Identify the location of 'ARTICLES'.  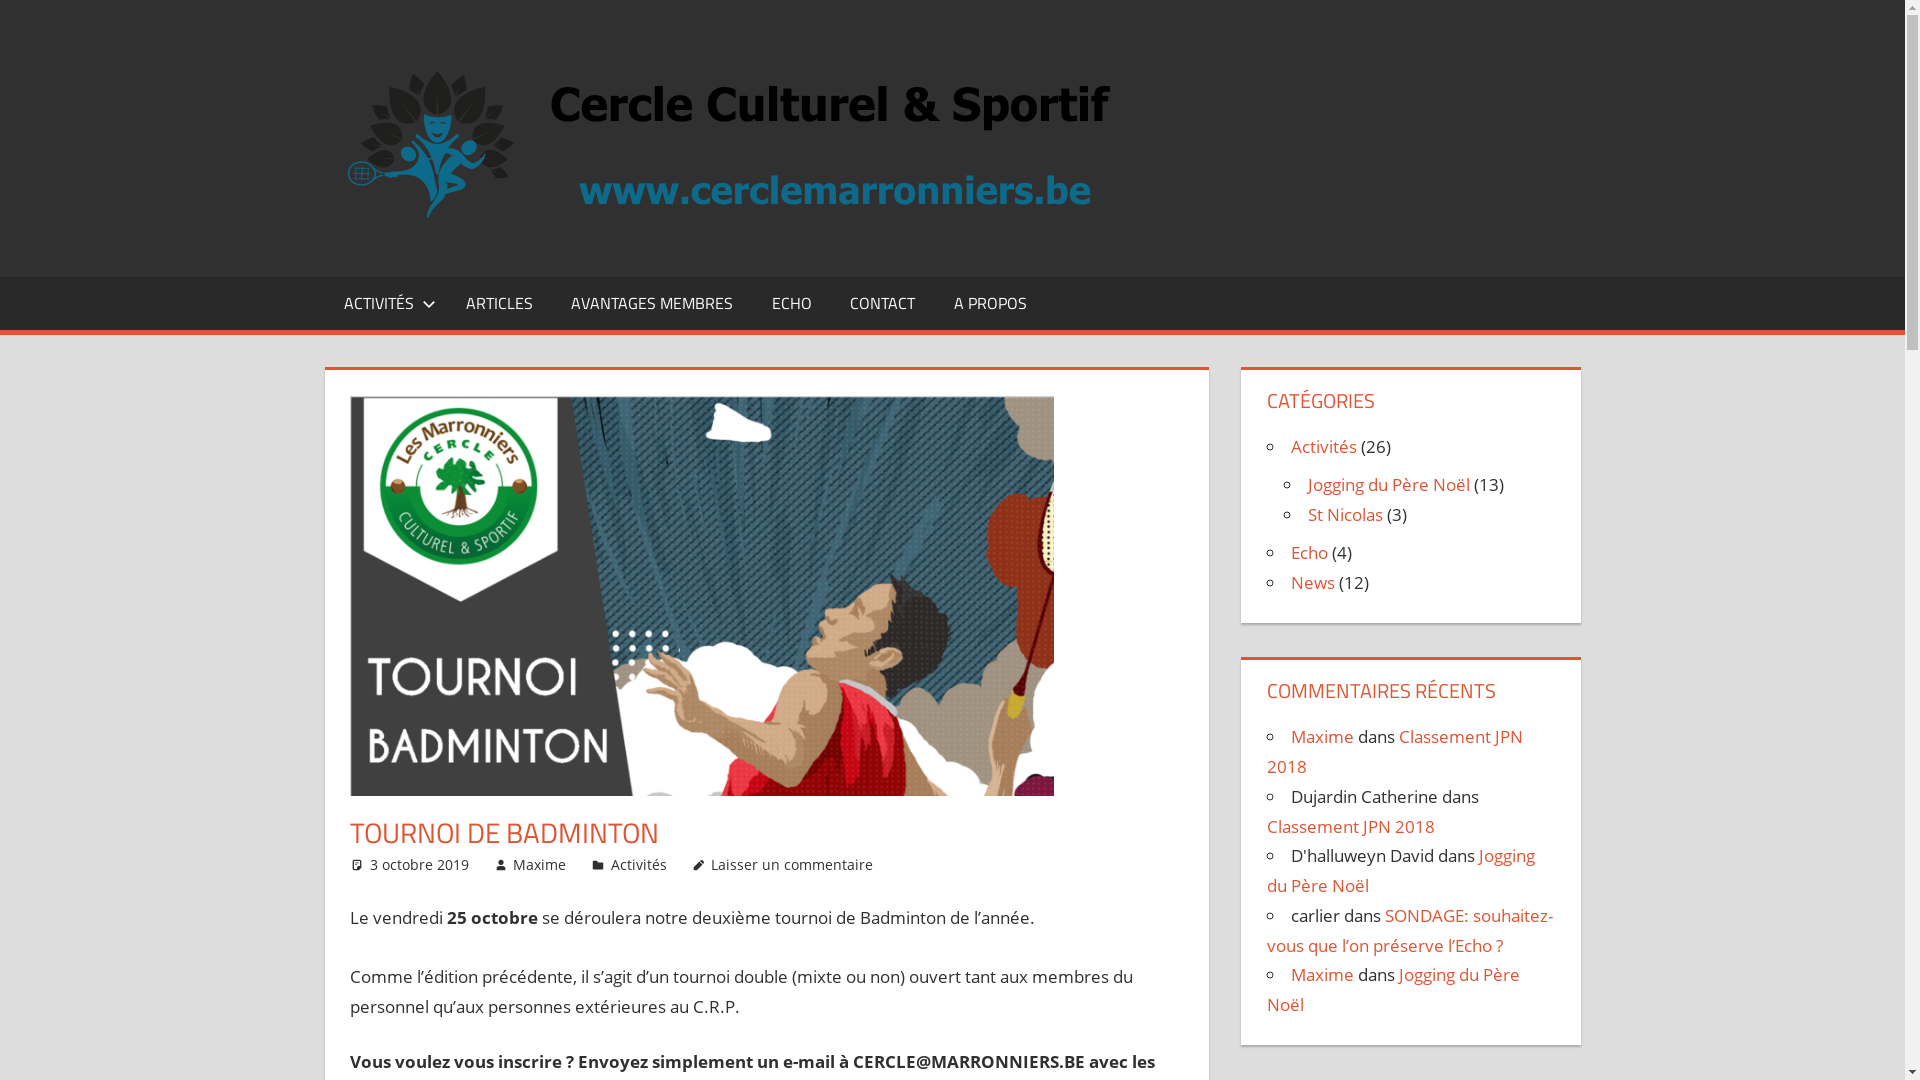
(445, 303).